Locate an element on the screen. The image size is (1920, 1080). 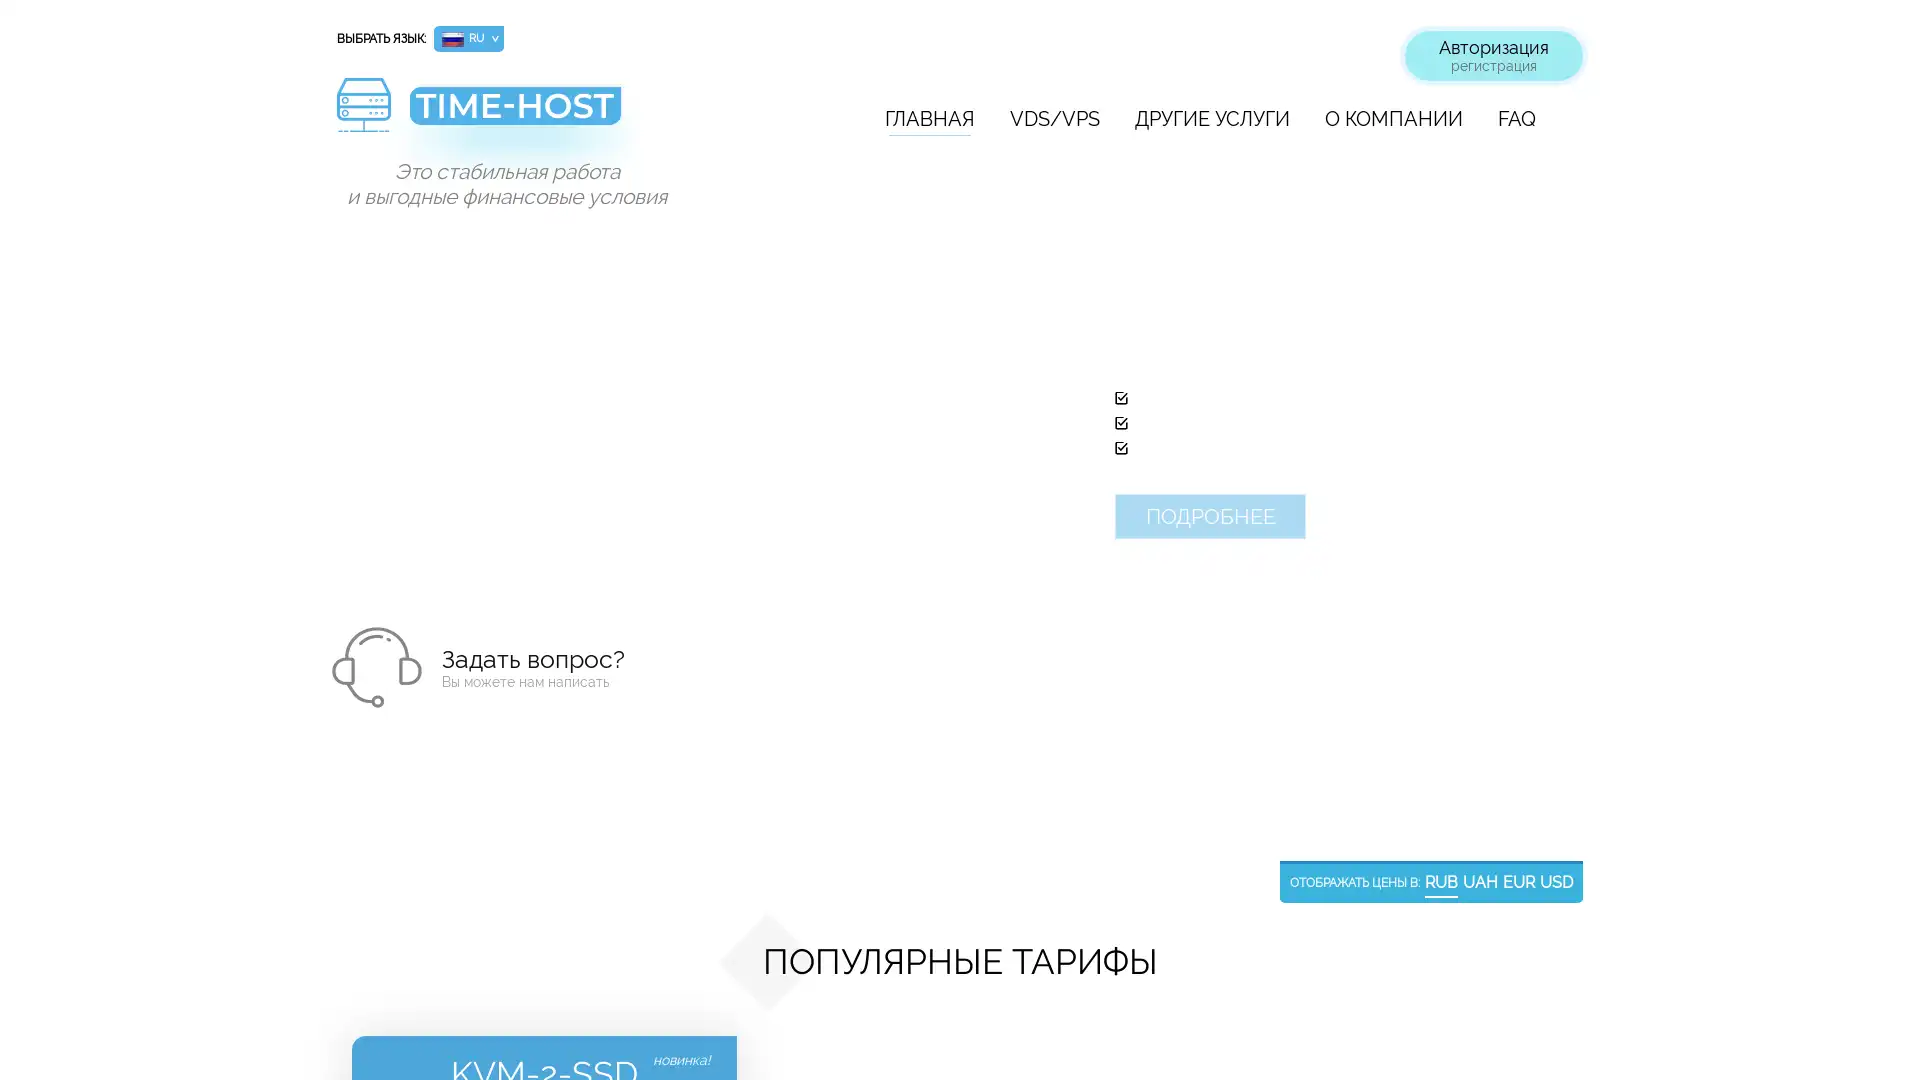
ru RU is located at coordinates (468, 38).